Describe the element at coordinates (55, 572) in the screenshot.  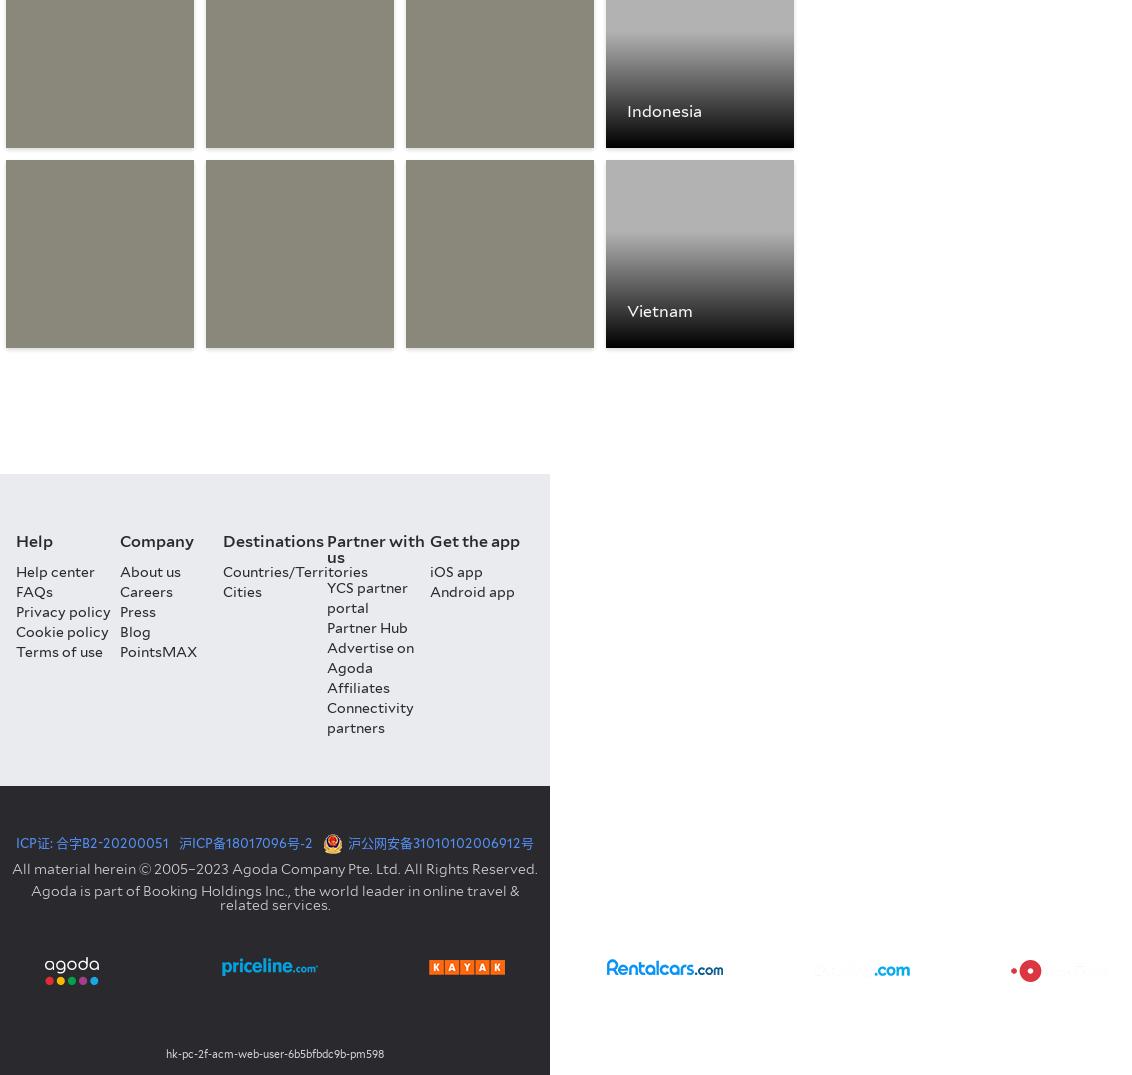
I see `'Help center'` at that location.